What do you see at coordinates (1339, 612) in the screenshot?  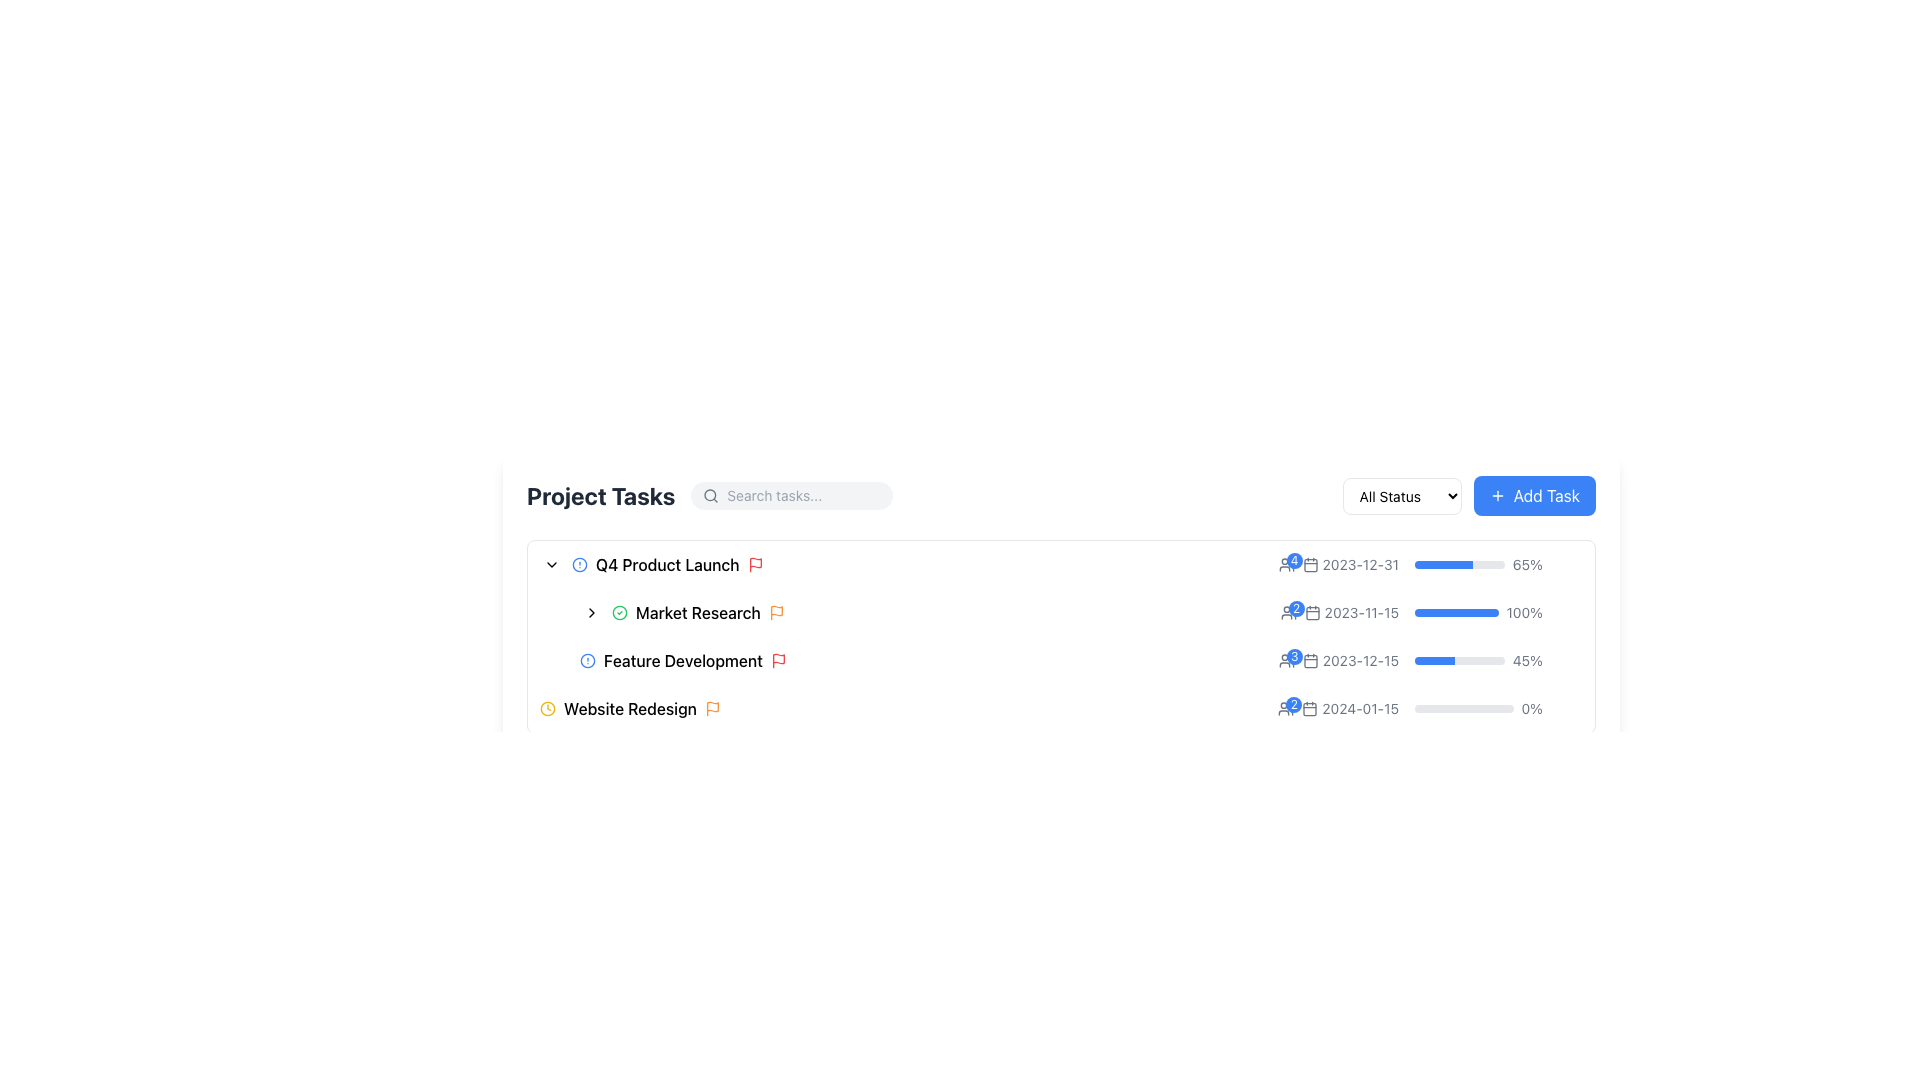 I see `the text element displaying the date '2023-11-15' and its adjacent elements in the task list for 'Market Research'` at bounding box center [1339, 612].